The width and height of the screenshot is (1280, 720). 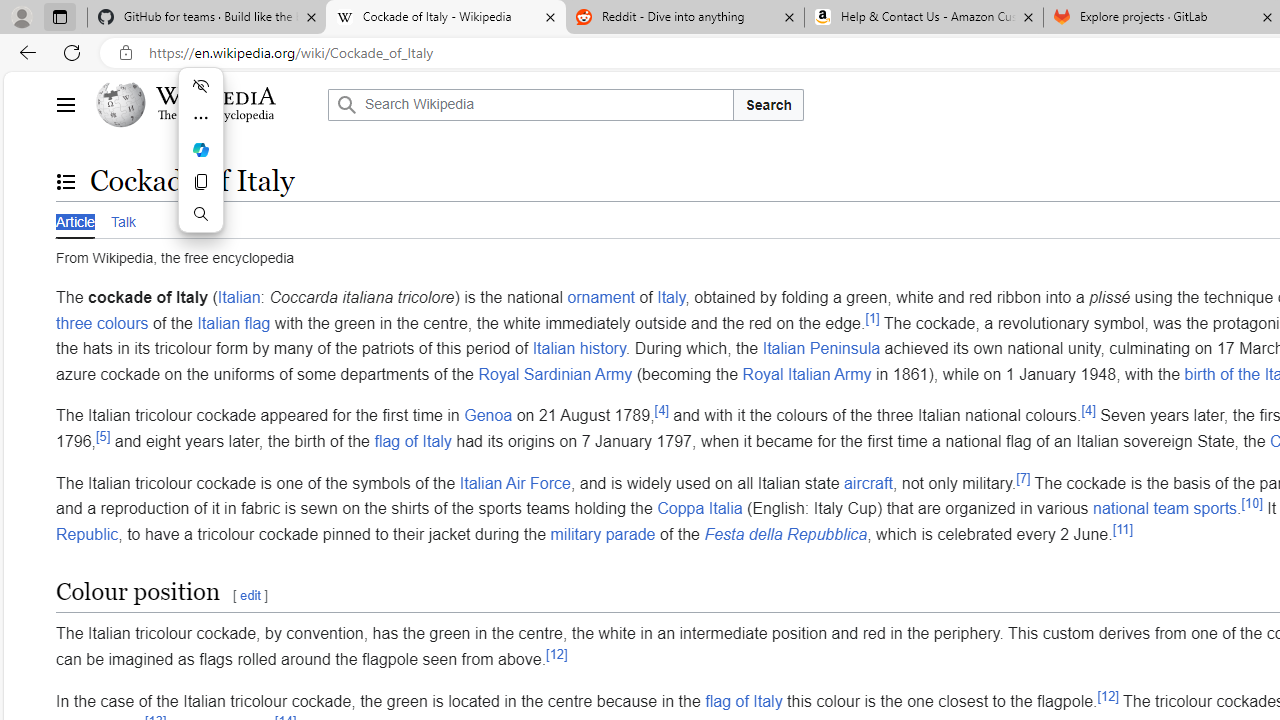 I want to click on 'Copy', so click(x=200, y=182).